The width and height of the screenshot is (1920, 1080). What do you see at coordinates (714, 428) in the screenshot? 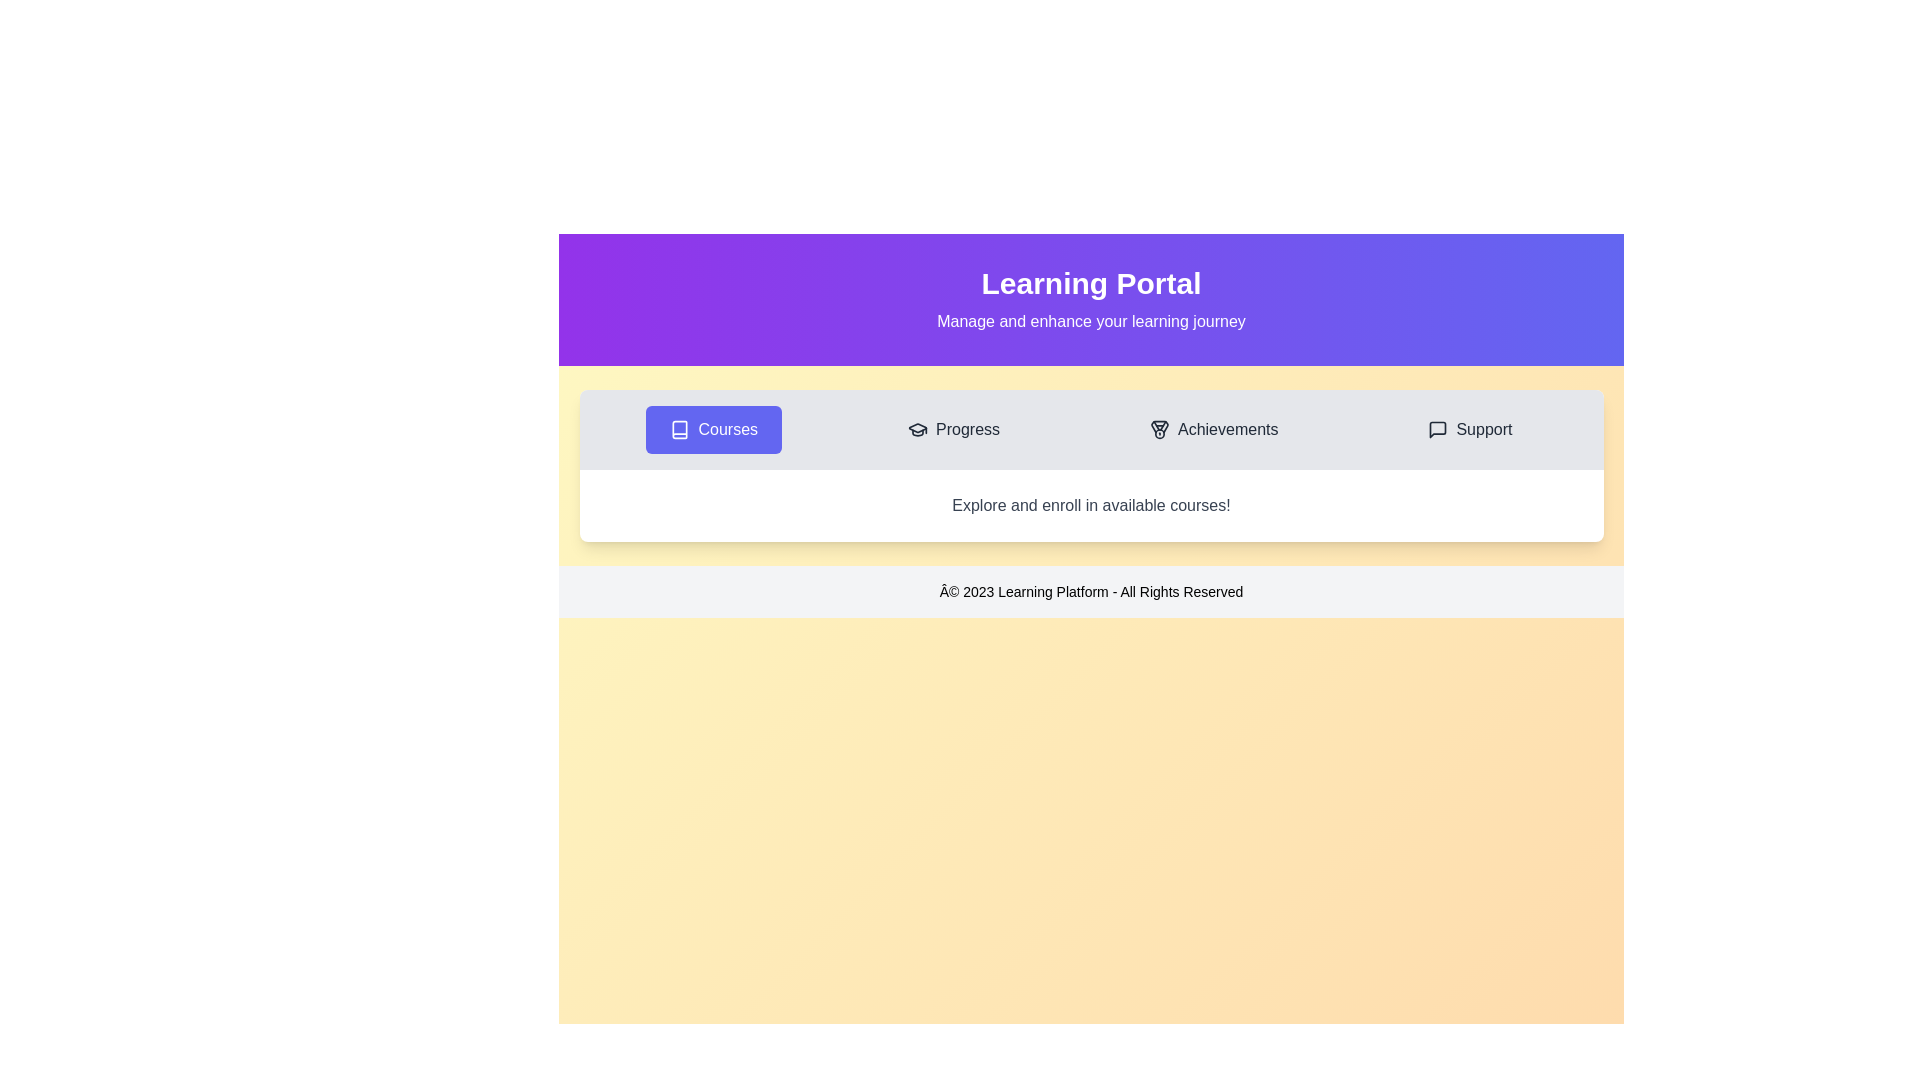
I see `the 'Courses' button, which is a rectangular indigo button with white text and a book icon, located at the top-left of the module section` at bounding box center [714, 428].